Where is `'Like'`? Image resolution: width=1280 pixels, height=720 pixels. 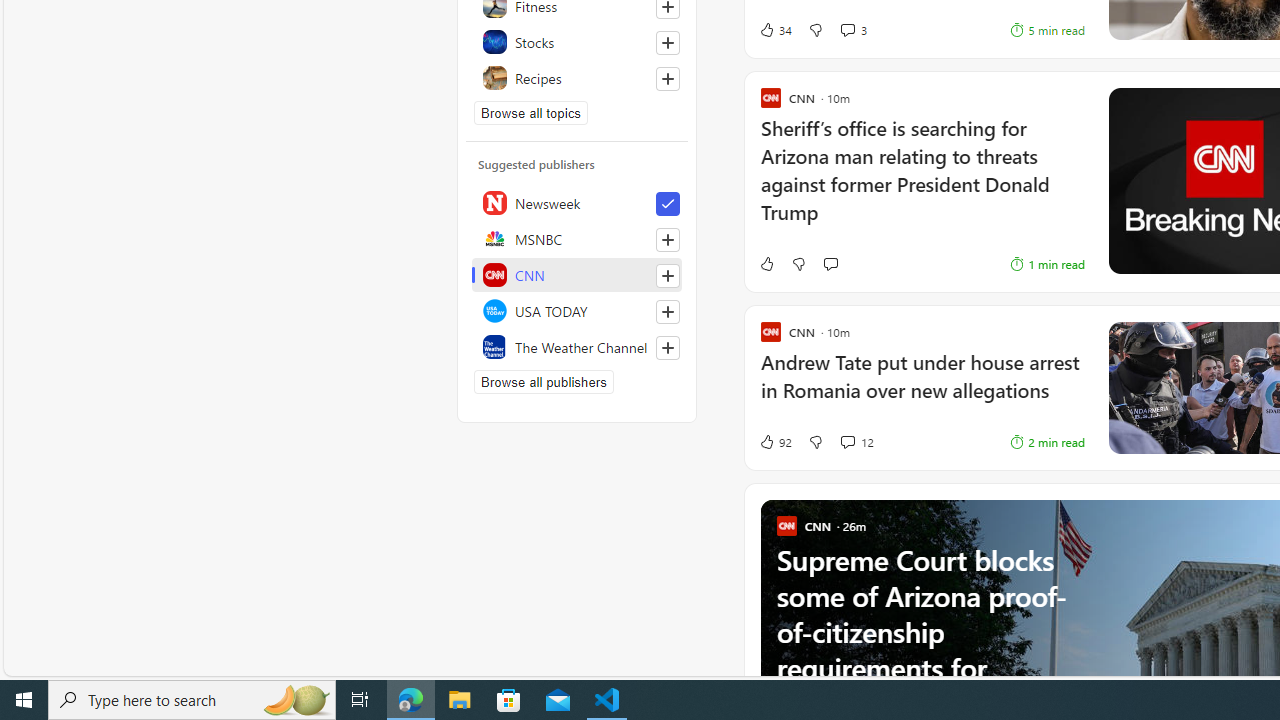
'Like' is located at coordinates (743, 263).